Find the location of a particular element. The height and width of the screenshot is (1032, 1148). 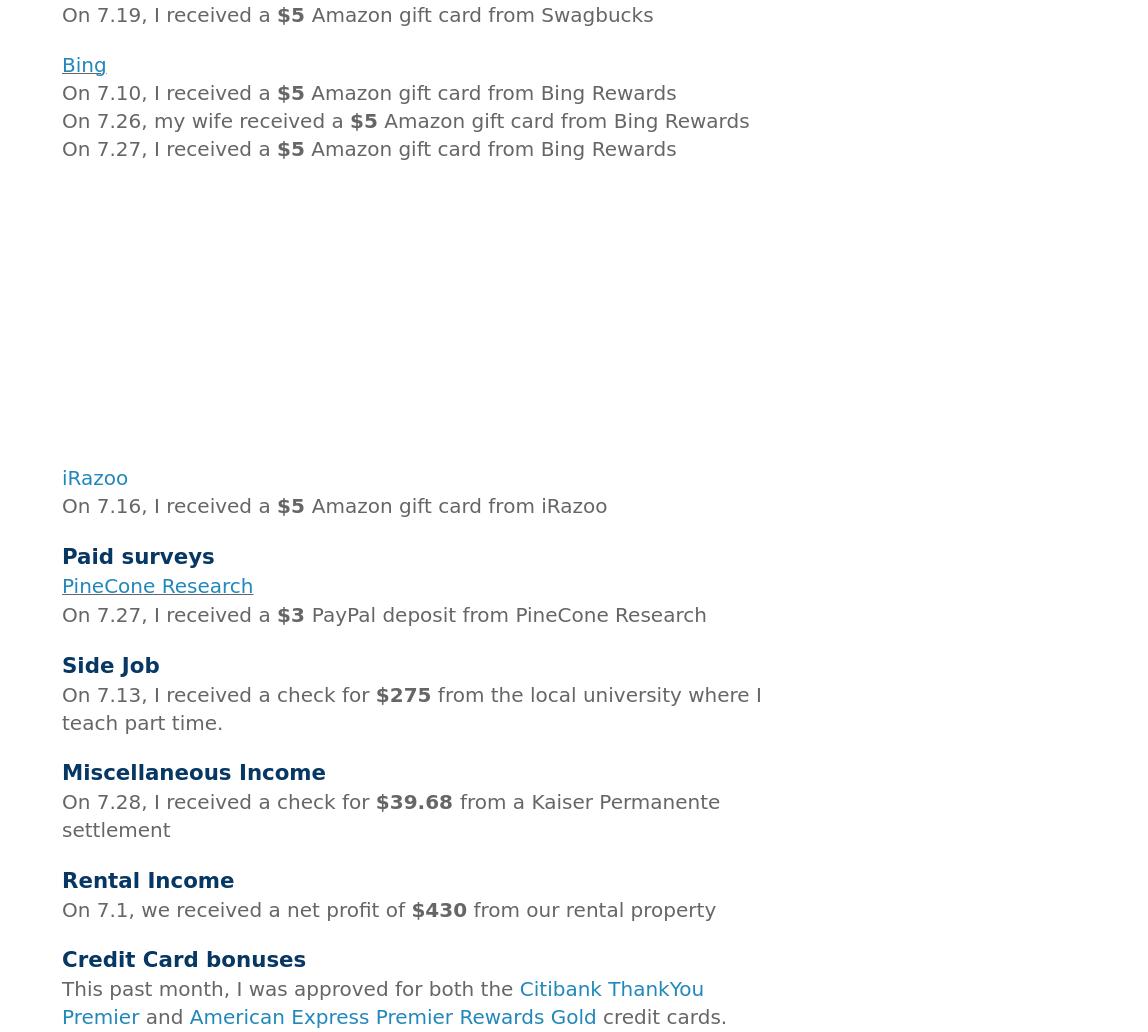

'Paid surveys' is located at coordinates (137, 555).